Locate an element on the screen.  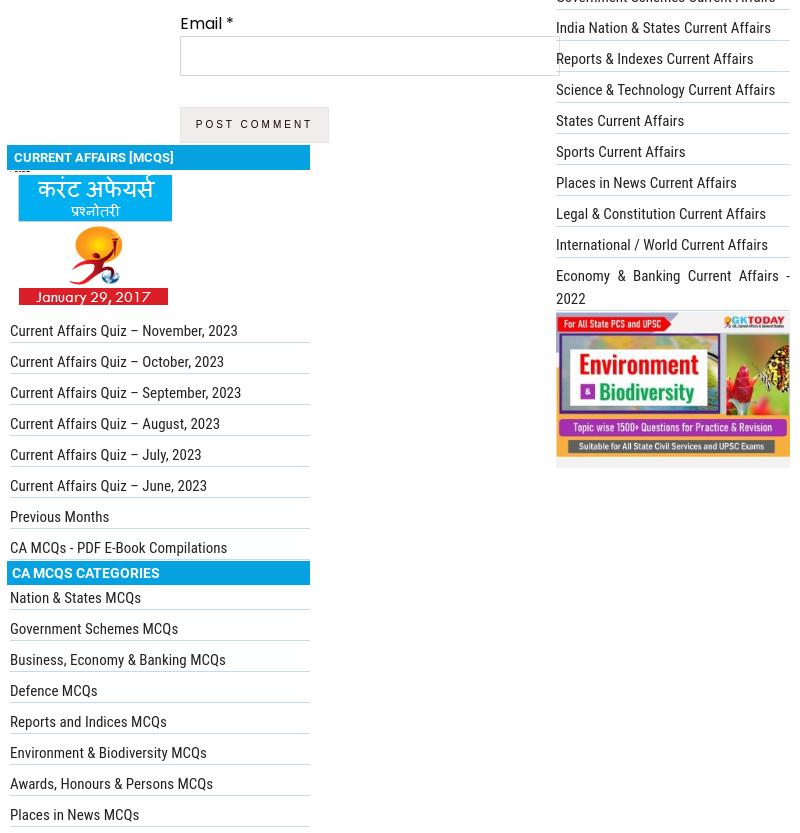
'Current Affairs Quiz – August, 2023' is located at coordinates (114, 421).